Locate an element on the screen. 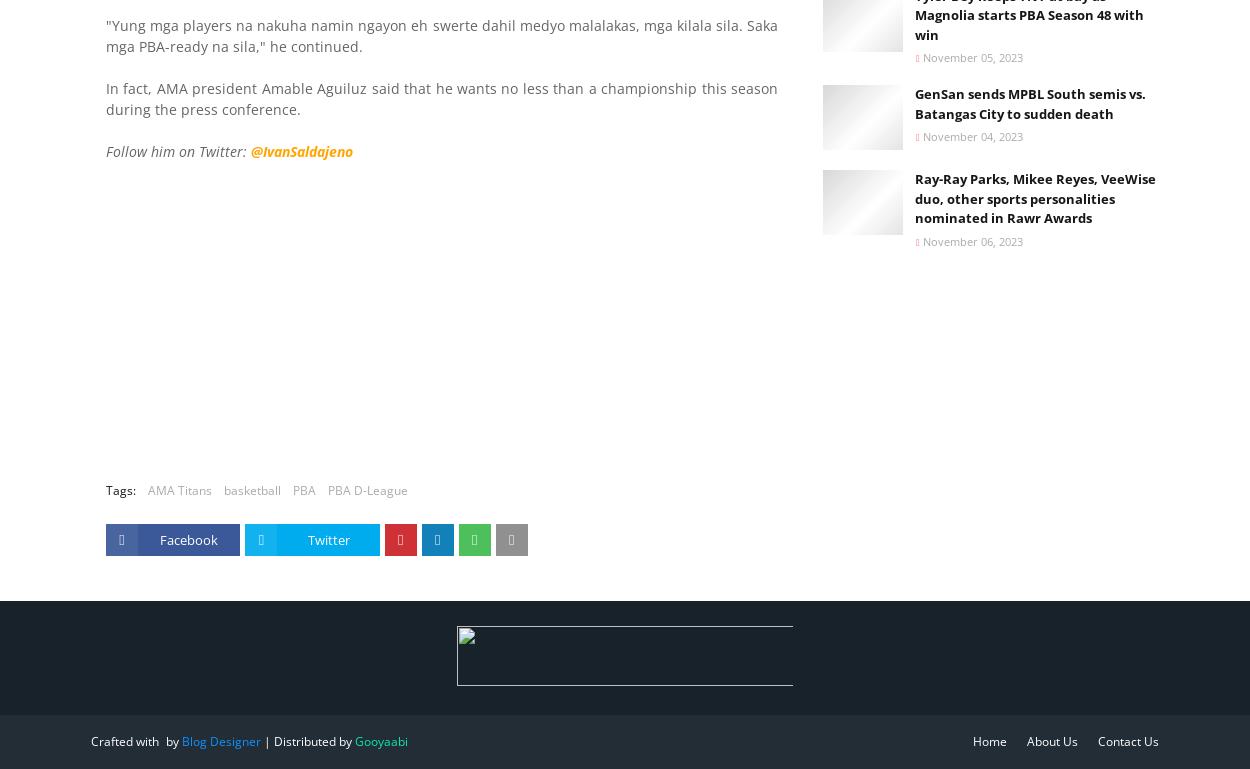 The height and width of the screenshot is (769, 1250). 'Gooyaabi' is located at coordinates (381, 740).